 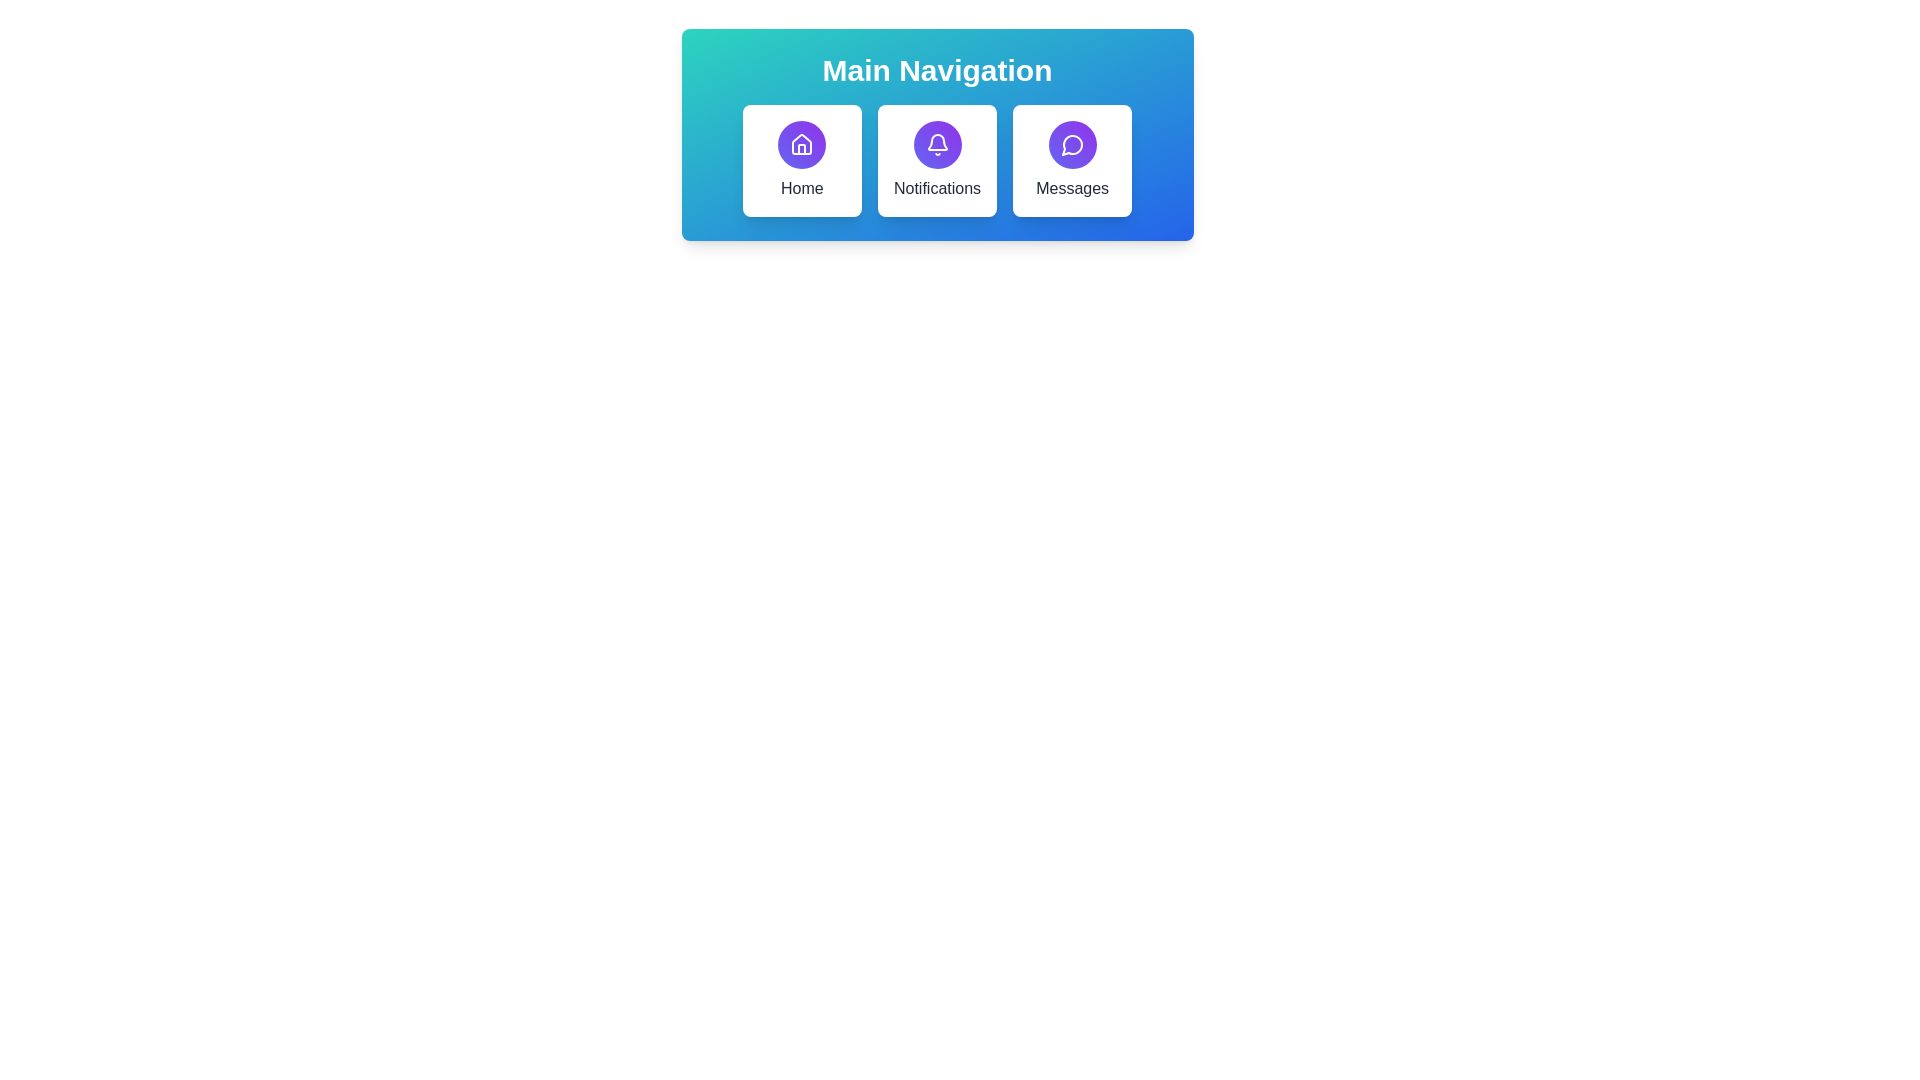 What do you see at coordinates (936, 144) in the screenshot?
I see `the icon button representing notifications, located at the top center of the 'Notifications' card` at bounding box center [936, 144].